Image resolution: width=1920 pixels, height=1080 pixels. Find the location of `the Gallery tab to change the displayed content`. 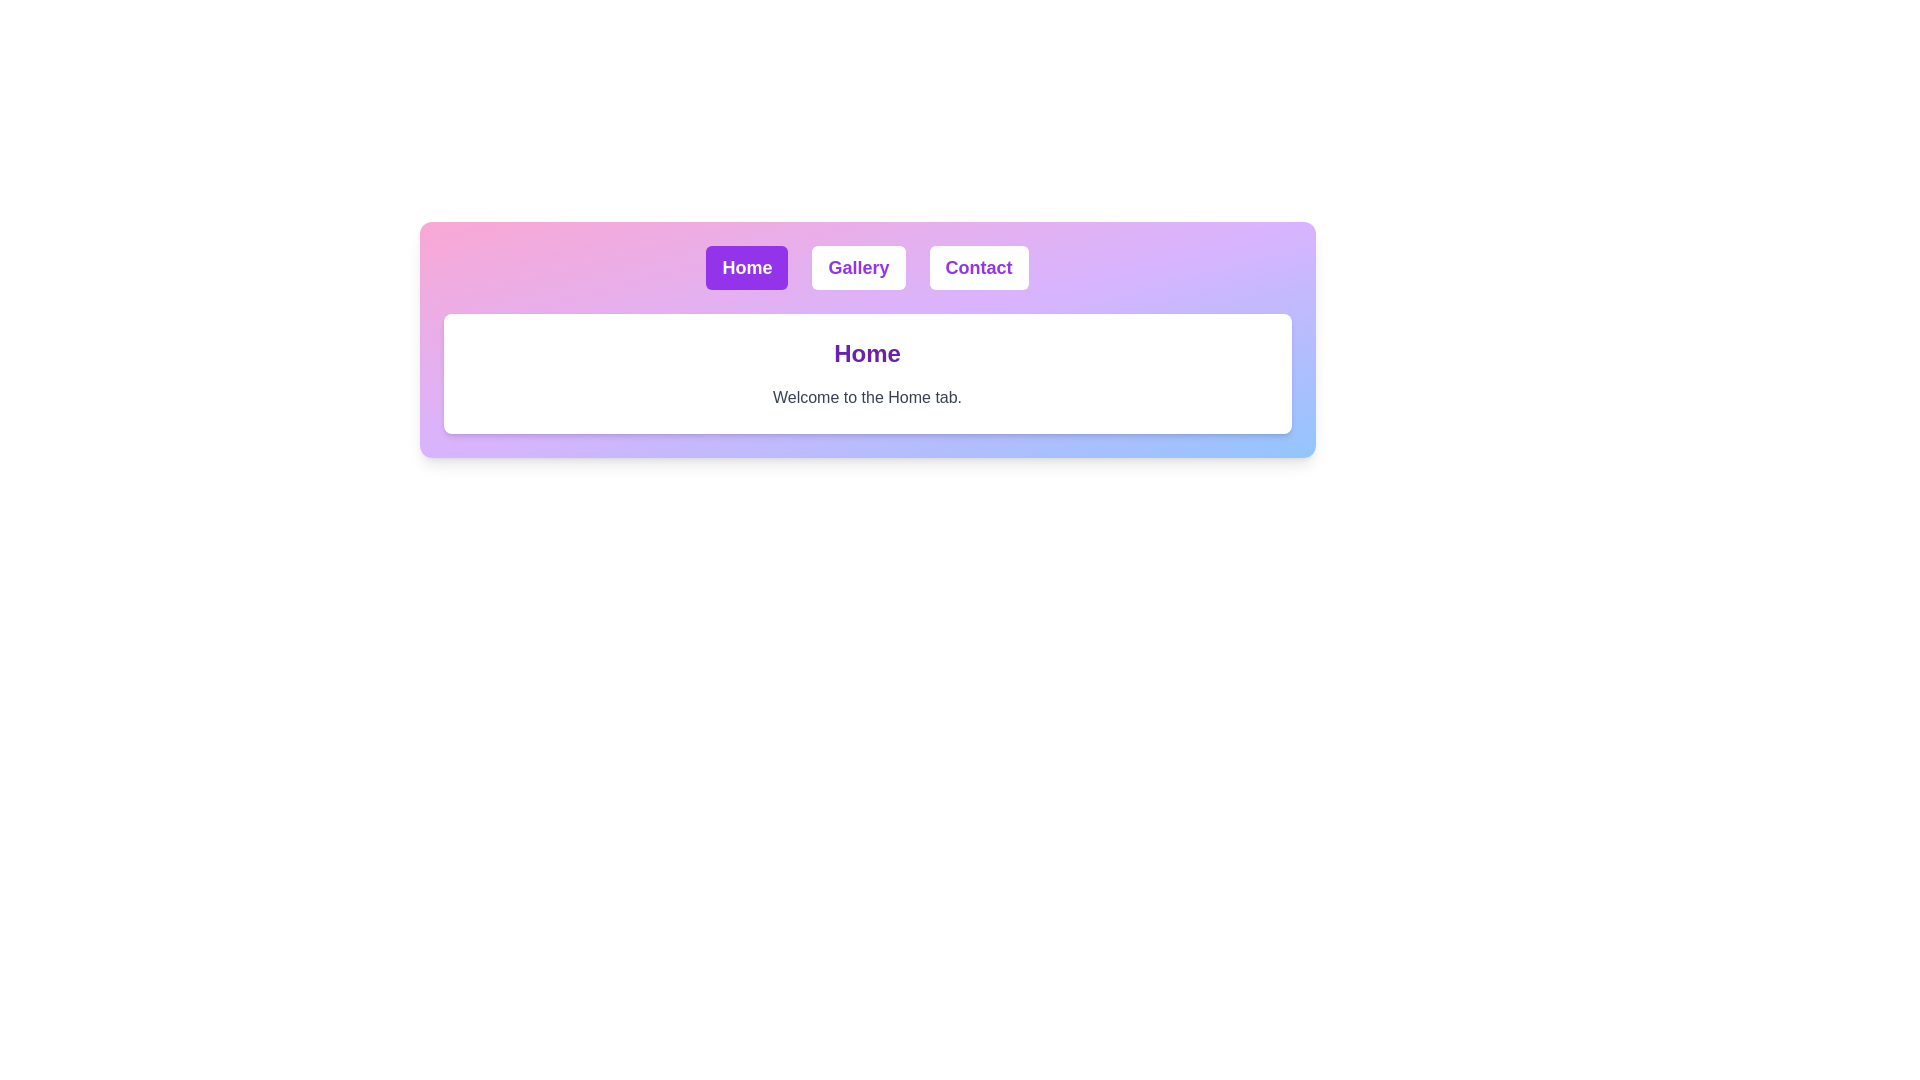

the Gallery tab to change the displayed content is located at coordinates (859, 266).